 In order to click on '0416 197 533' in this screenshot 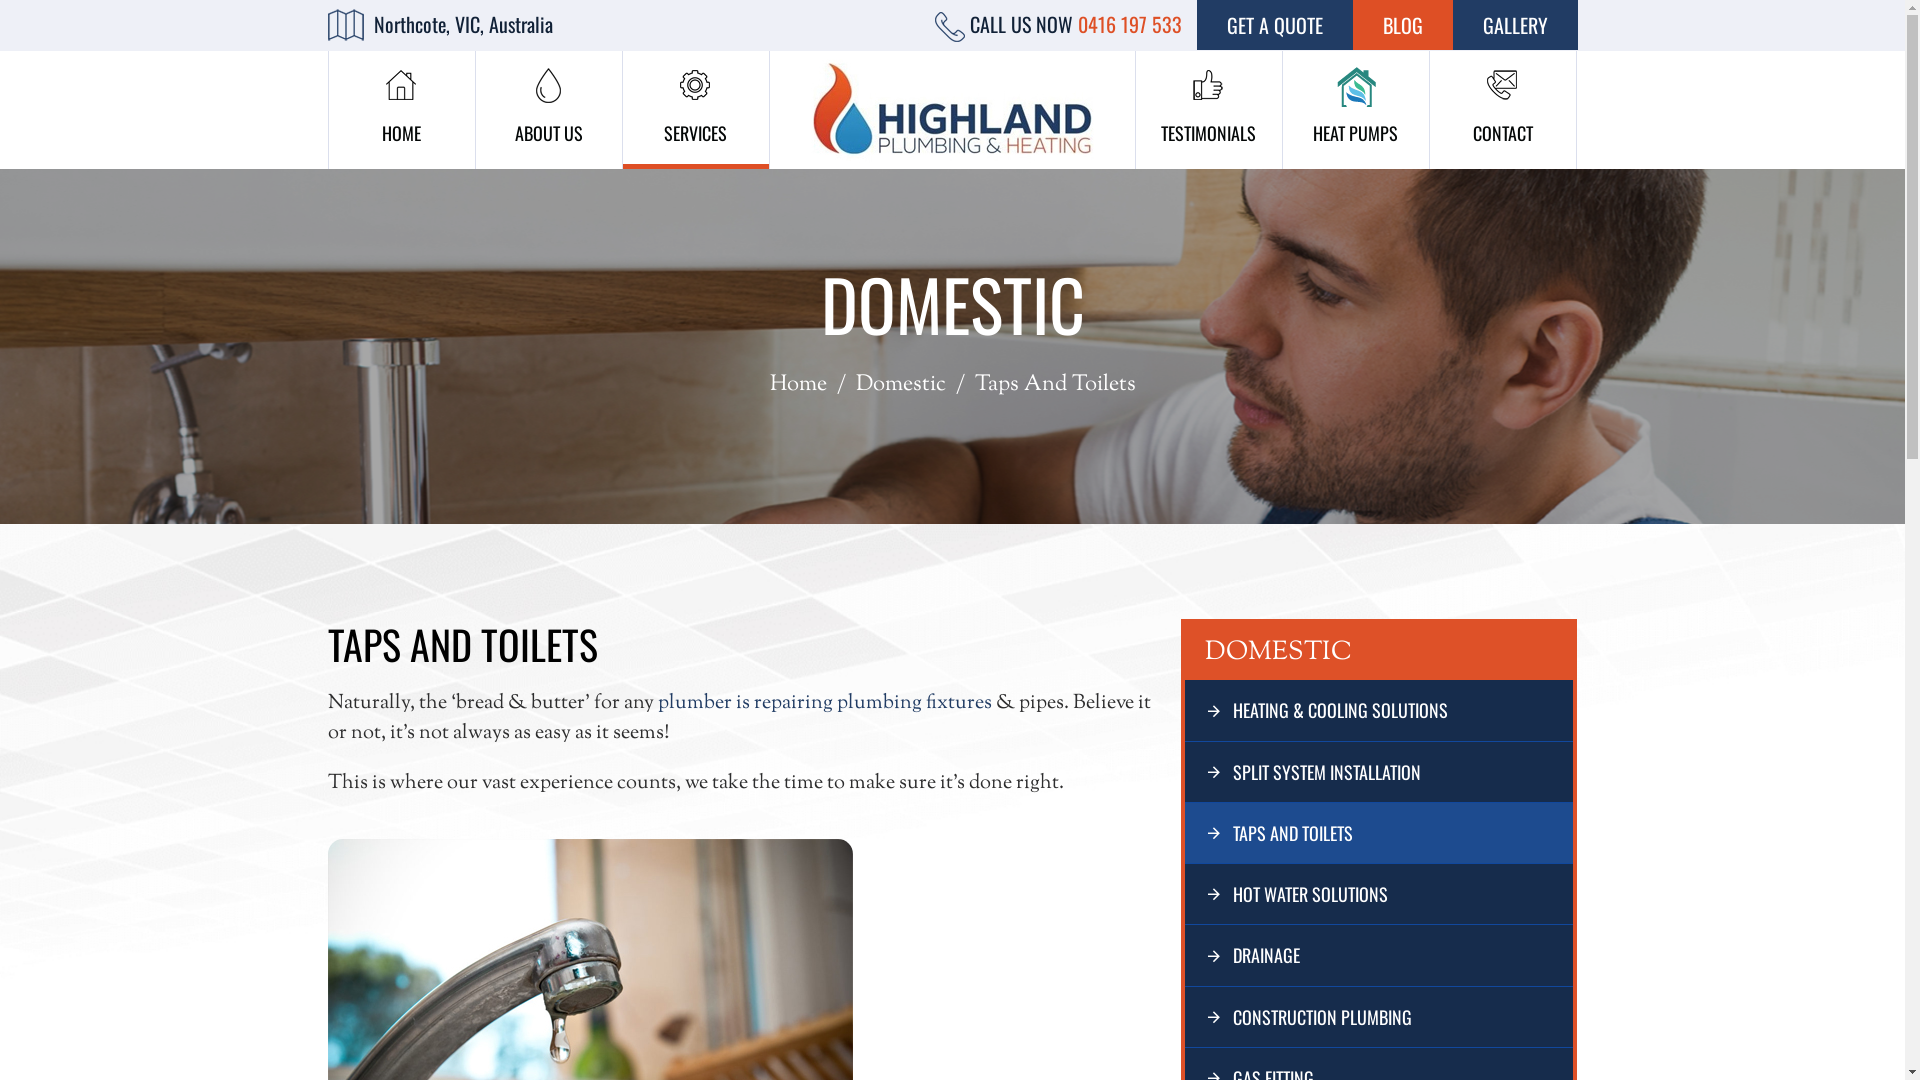, I will do `click(1129, 23)`.